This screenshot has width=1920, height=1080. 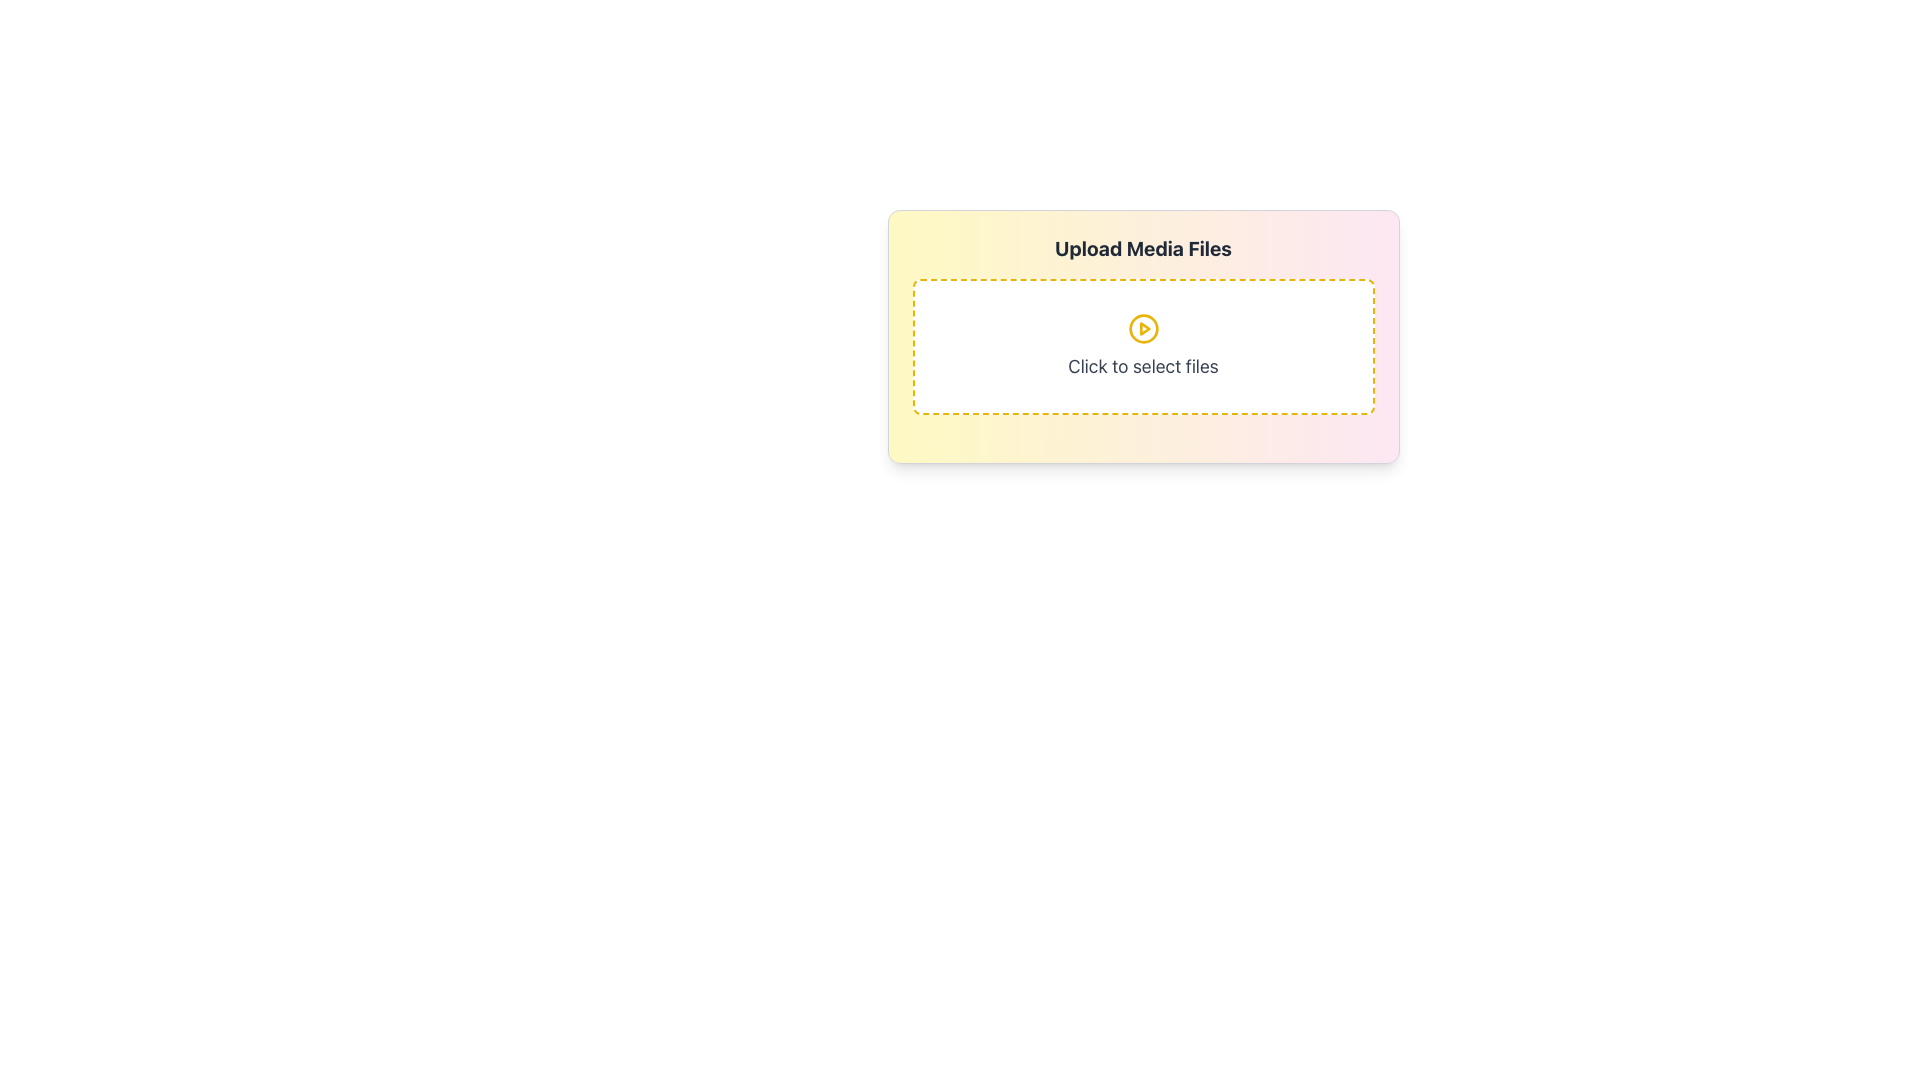 What do you see at coordinates (1143, 327) in the screenshot?
I see `keyboard navigation` at bounding box center [1143, 327].